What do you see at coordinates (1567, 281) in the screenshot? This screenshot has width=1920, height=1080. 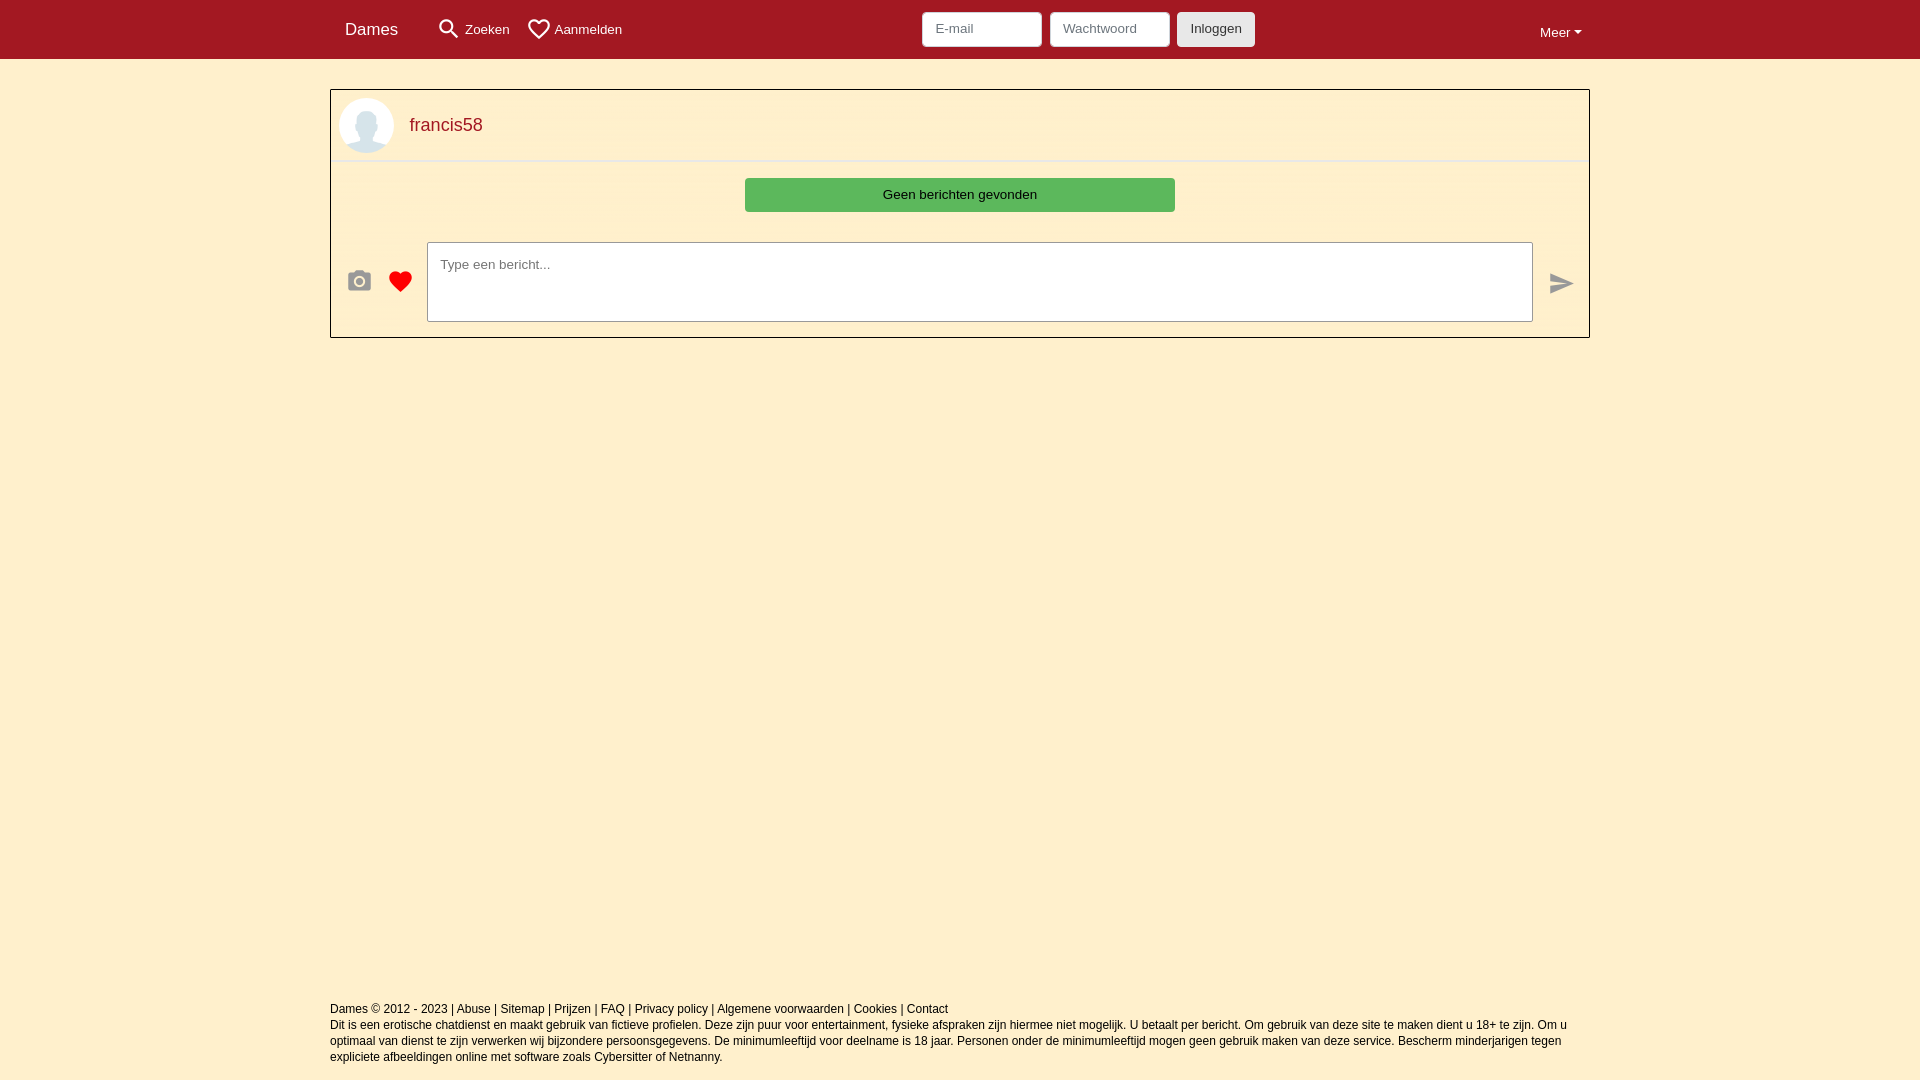 I see `'send'` at bounding box center [1567, 281].